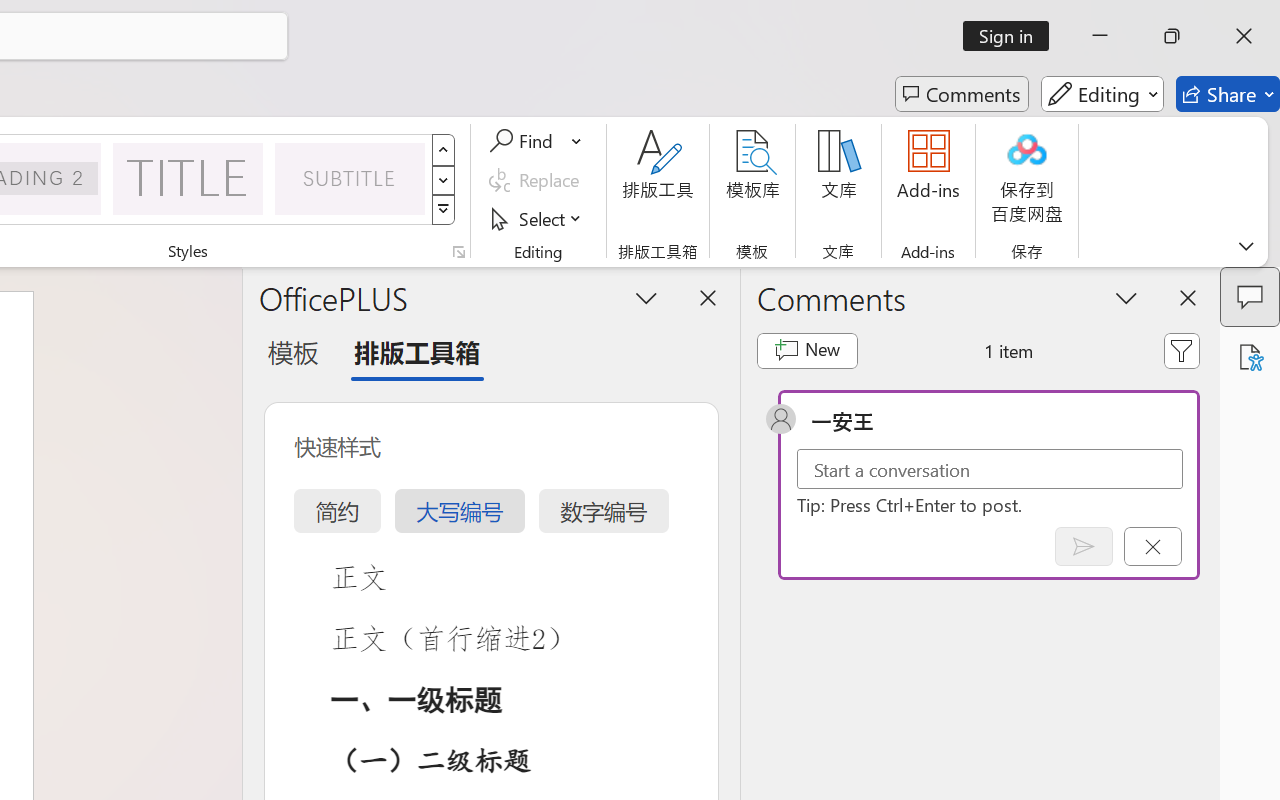  I want to click on 'Sign in', so click(1013, 35).